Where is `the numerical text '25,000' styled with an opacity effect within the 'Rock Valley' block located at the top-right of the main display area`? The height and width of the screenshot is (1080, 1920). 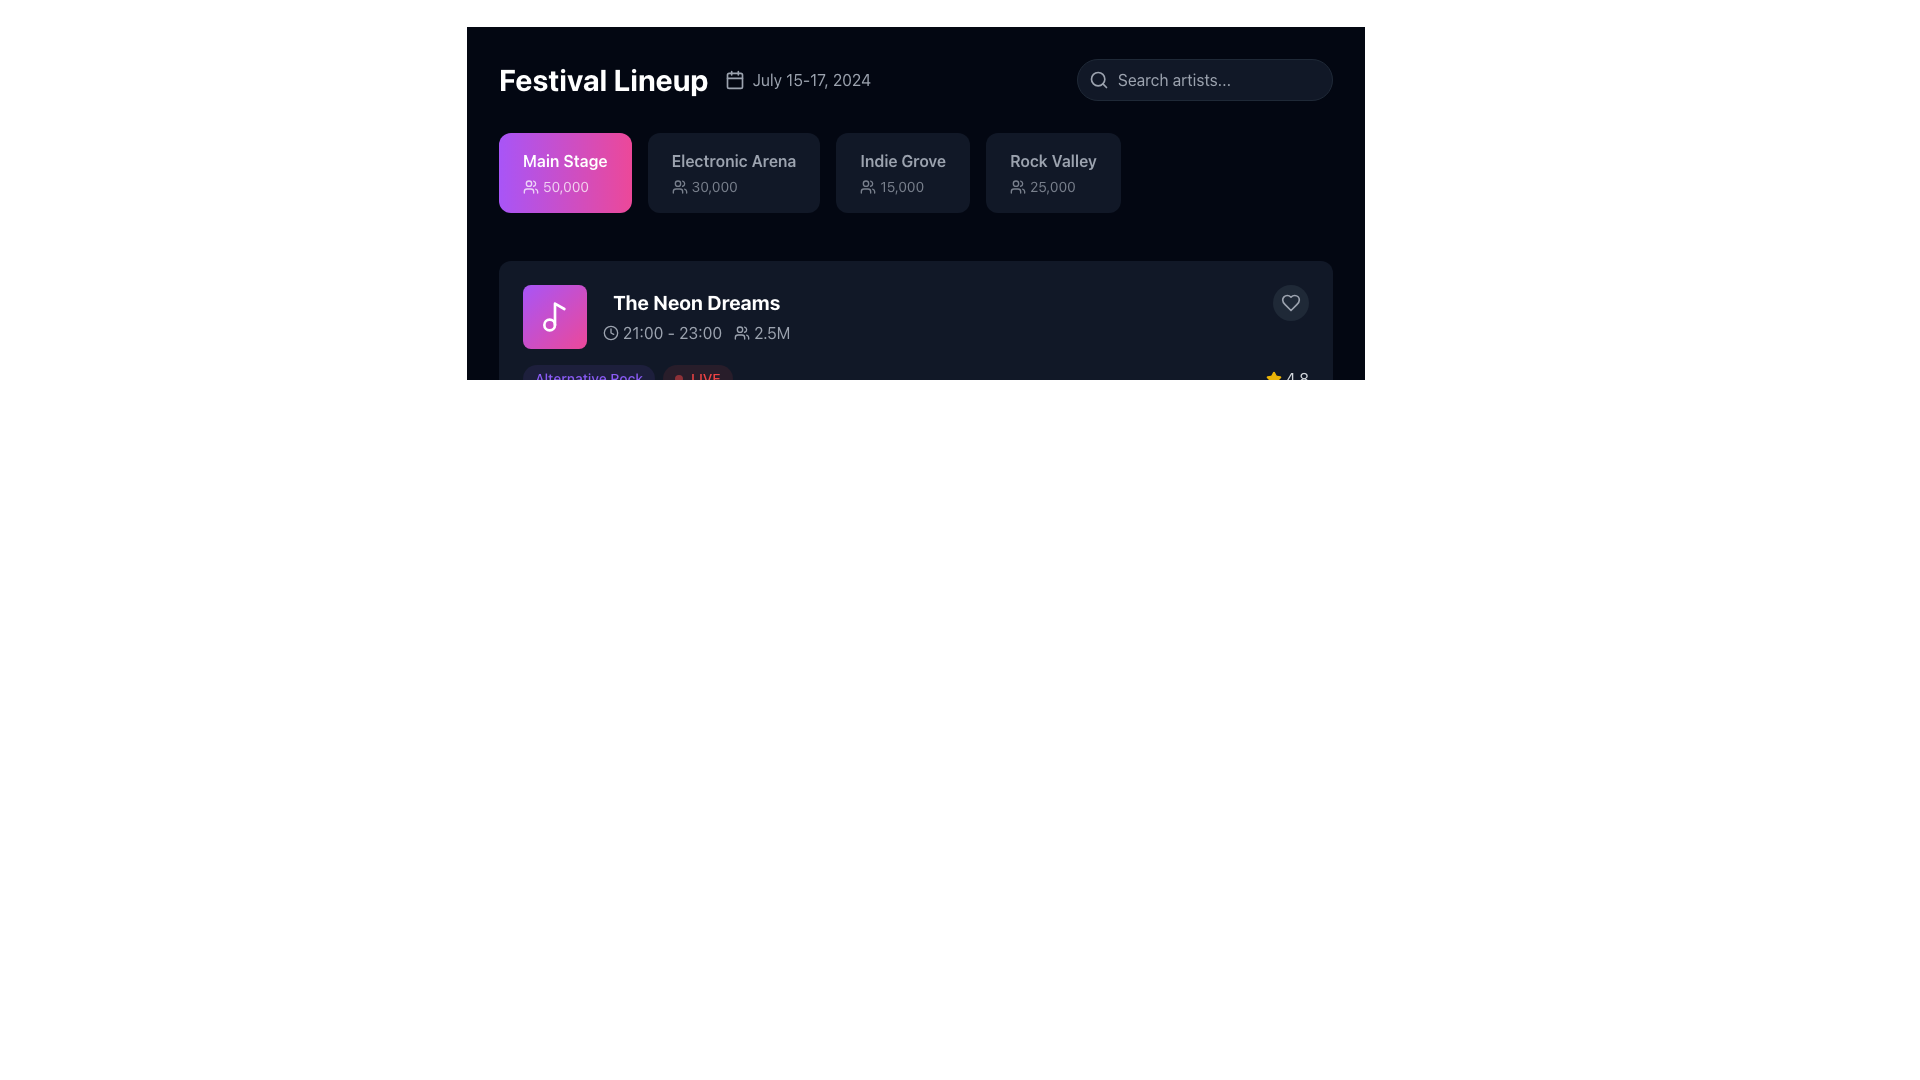
the numerical text '25,000' styled with an opacity effect within the 'Rock Valley' block located at the top-right of the main display area is located at coordinates (1051, 186).